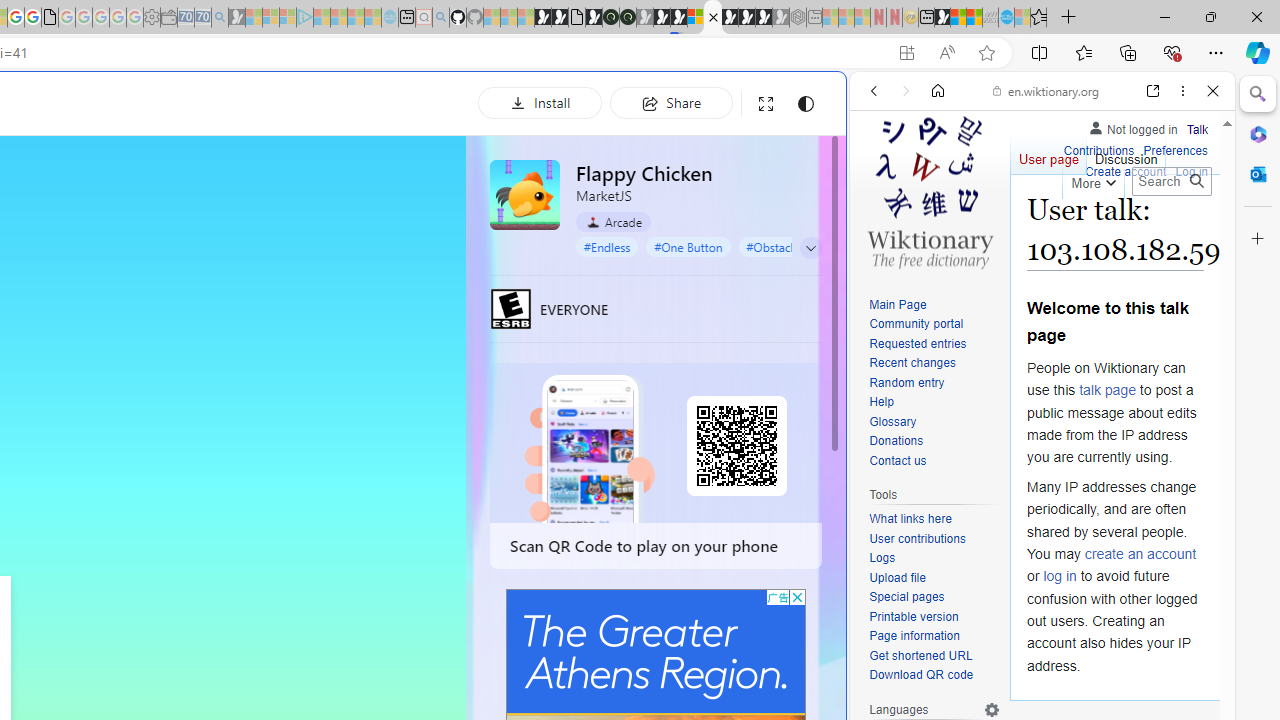 The image size is (1280, 720). Describe the element at coordinates (1190, 229) in the screenshot. I see `'Class: b_serphb'` at that location.